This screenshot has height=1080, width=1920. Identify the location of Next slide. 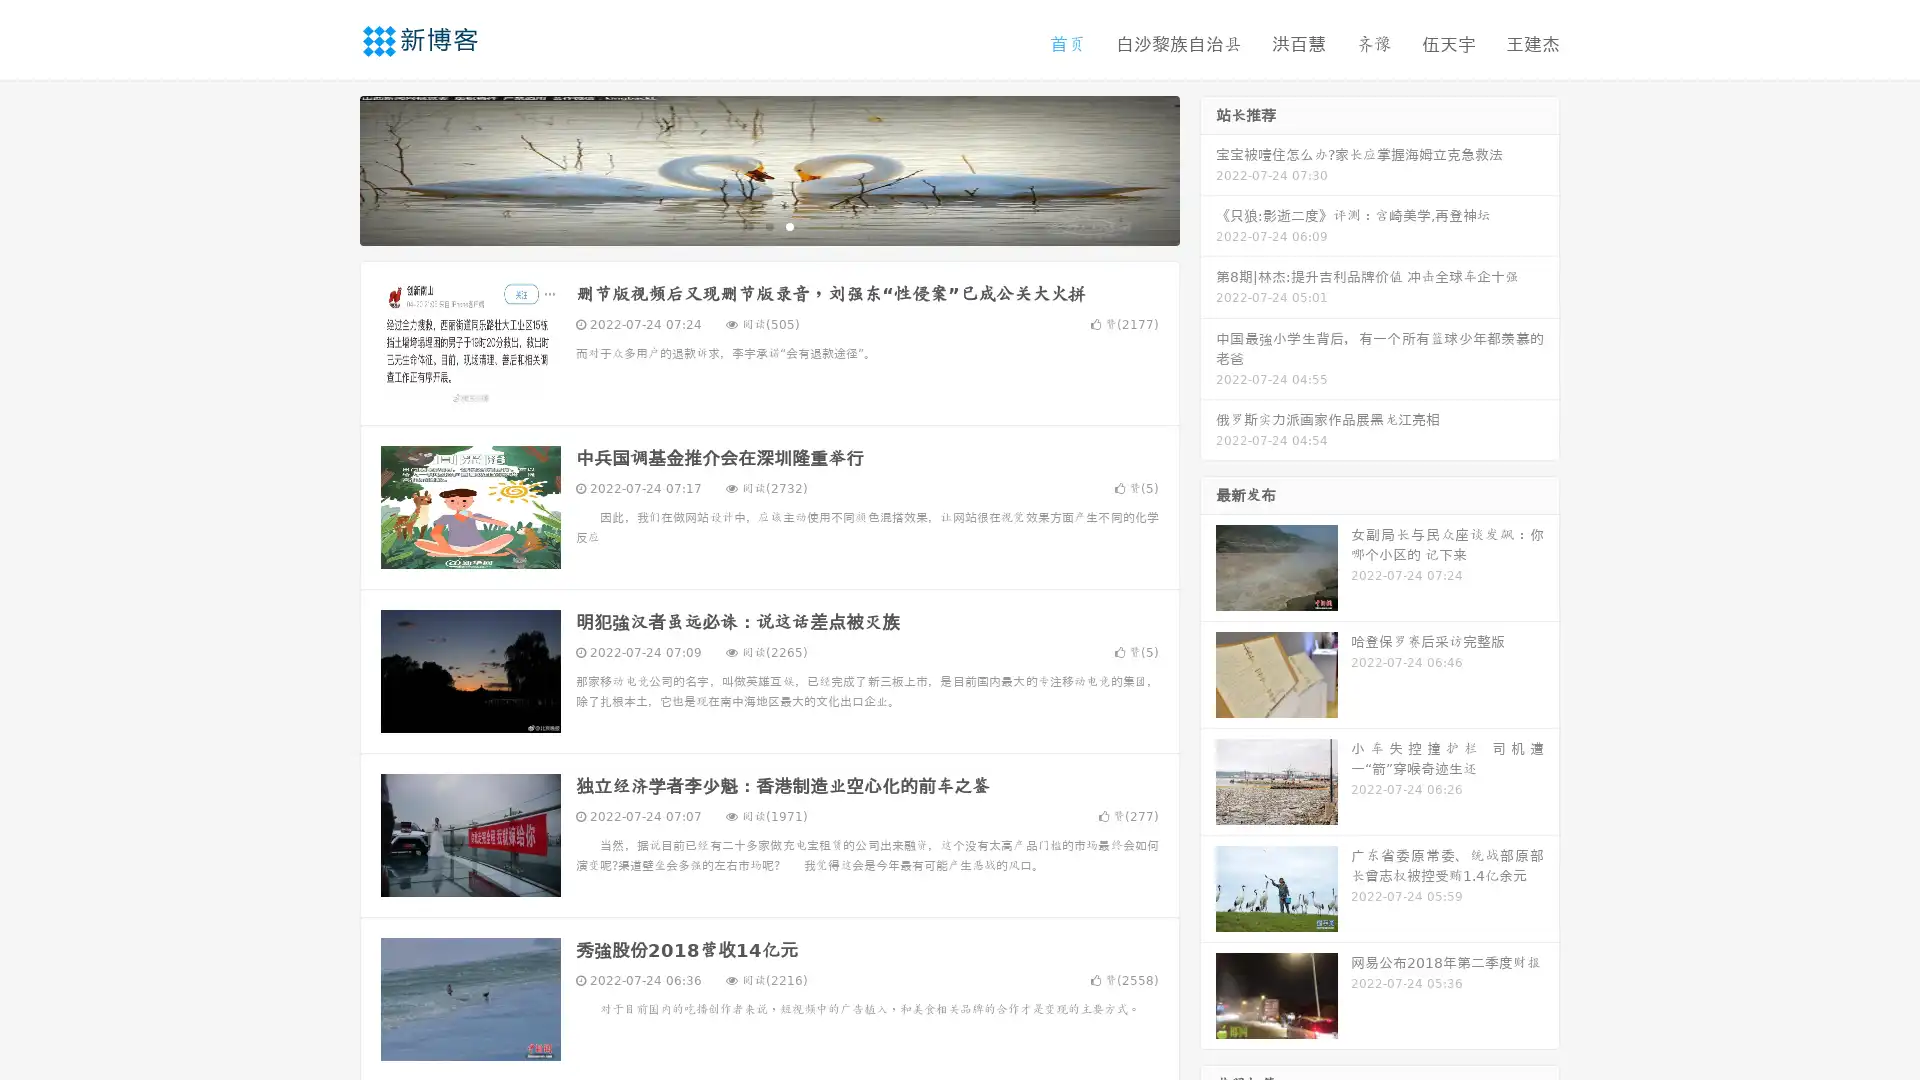
(1208, 168).